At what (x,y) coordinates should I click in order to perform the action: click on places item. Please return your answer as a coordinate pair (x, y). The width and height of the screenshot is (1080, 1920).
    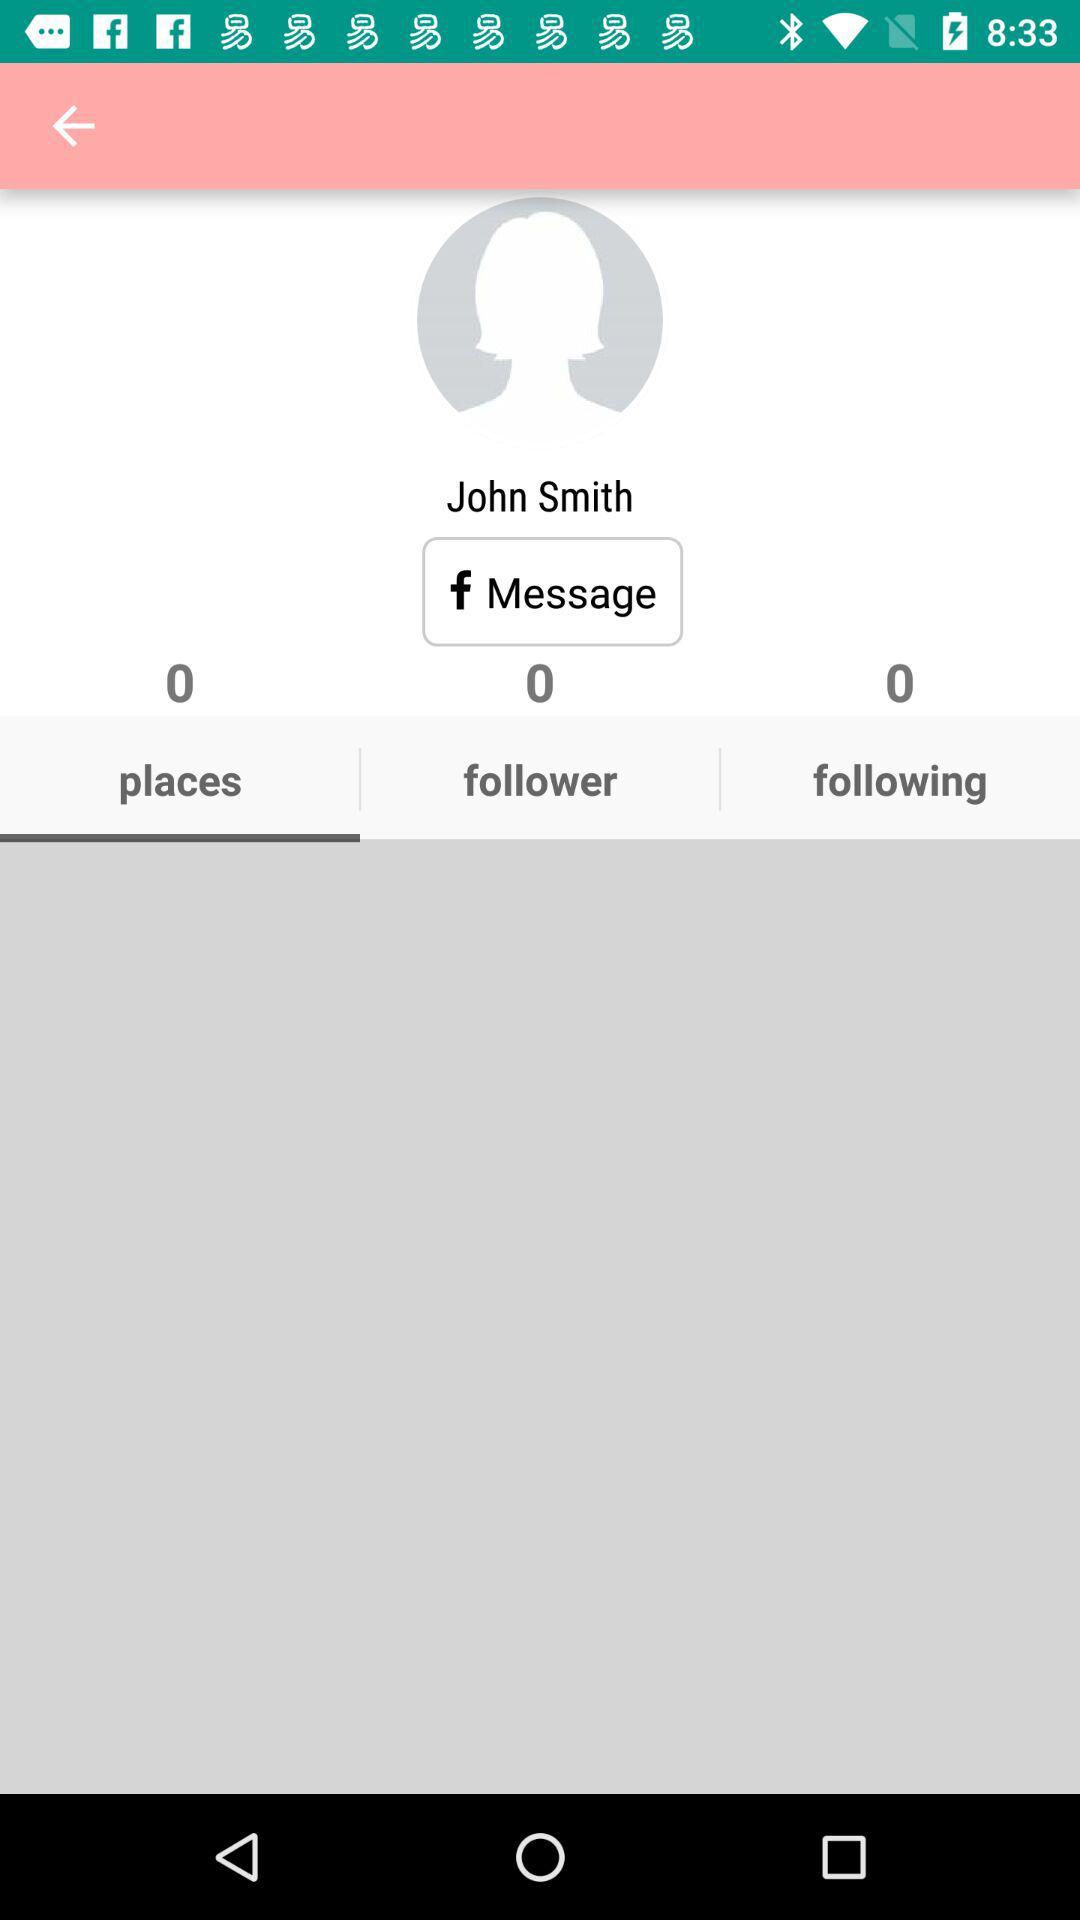
    Looking at the image, I should click on (180, 778).